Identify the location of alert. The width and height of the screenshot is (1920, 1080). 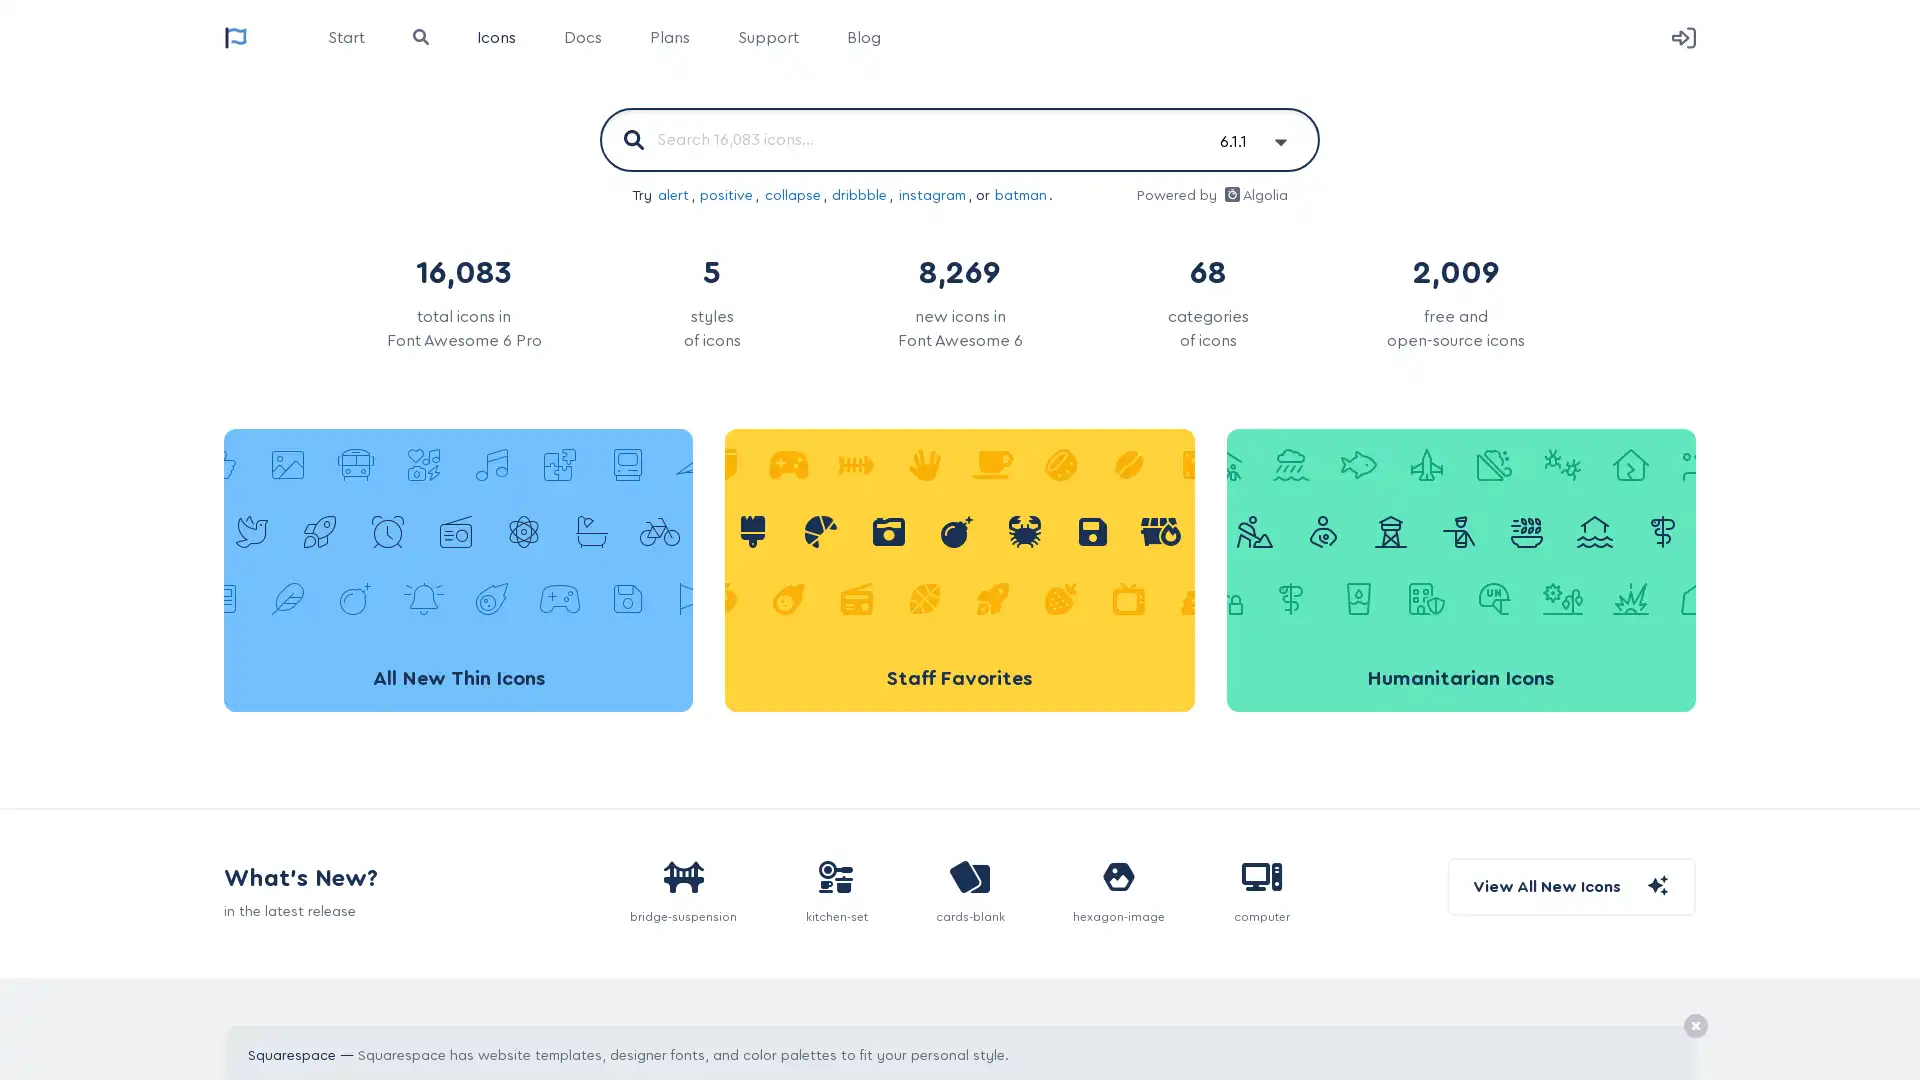
(672, 196).